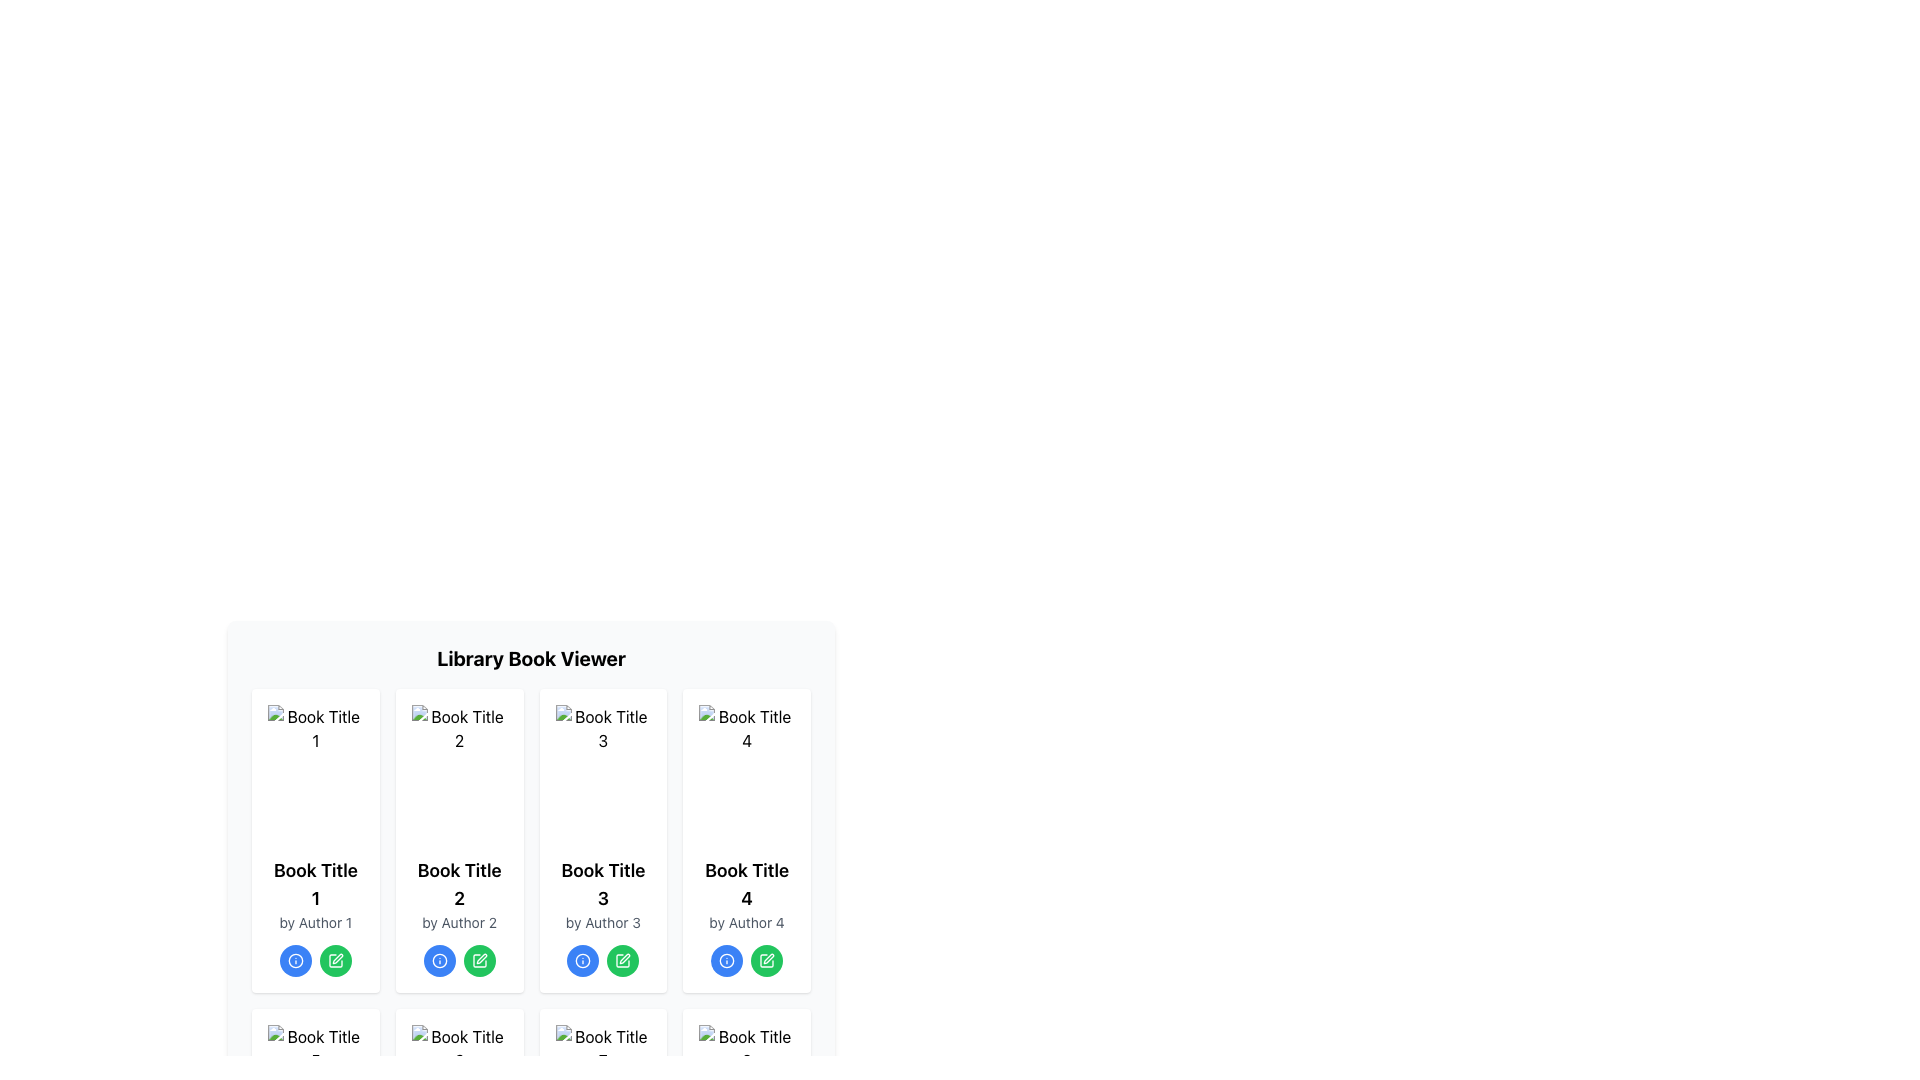 Image resolution: width=1920 pixels, height=1080 pixels. Describe the element at coordinates (478, 959) in the screenshot. I see `the SVG graphic icon of a pen inside a square located at the bottom-right corner of the second card in the upper row of a 4-column grid` at that location.